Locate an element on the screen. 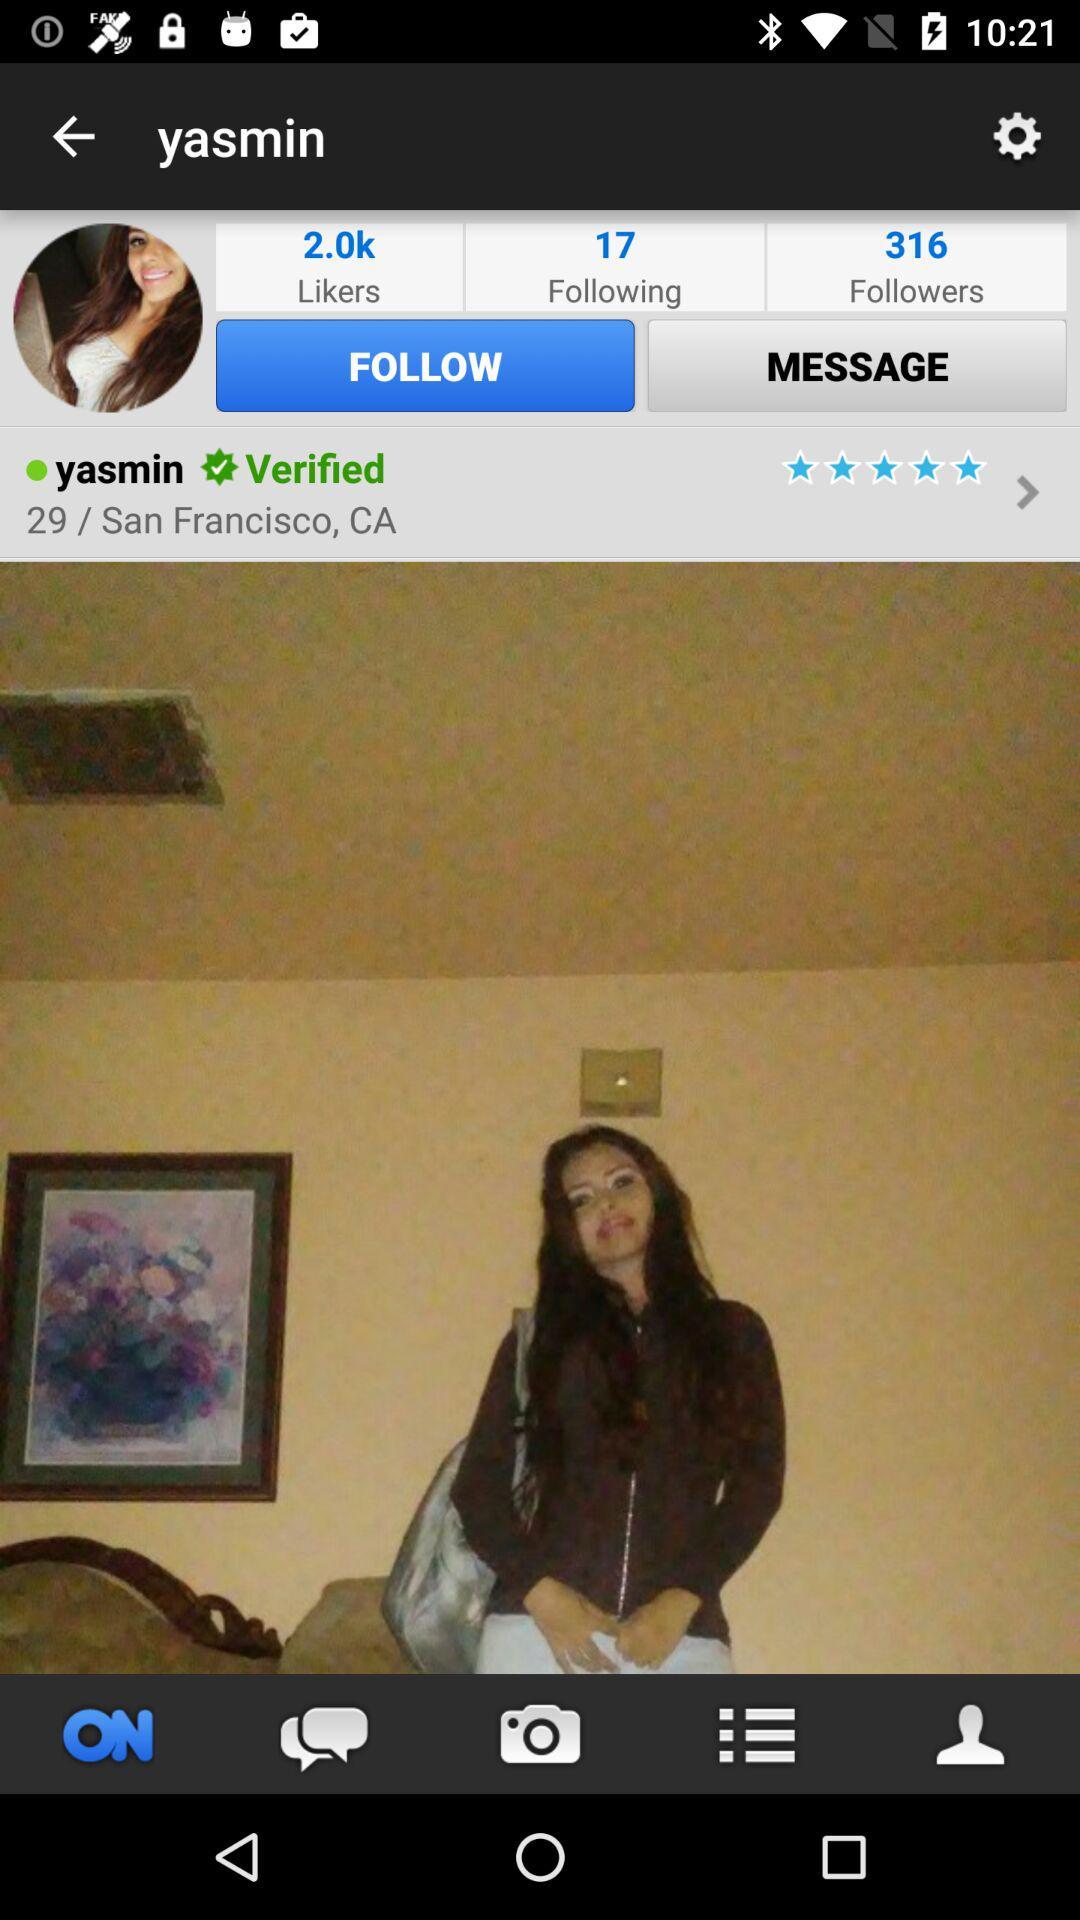 This screenshot has width=1080, height=1920. profile is located at coordinates (971, 1733).